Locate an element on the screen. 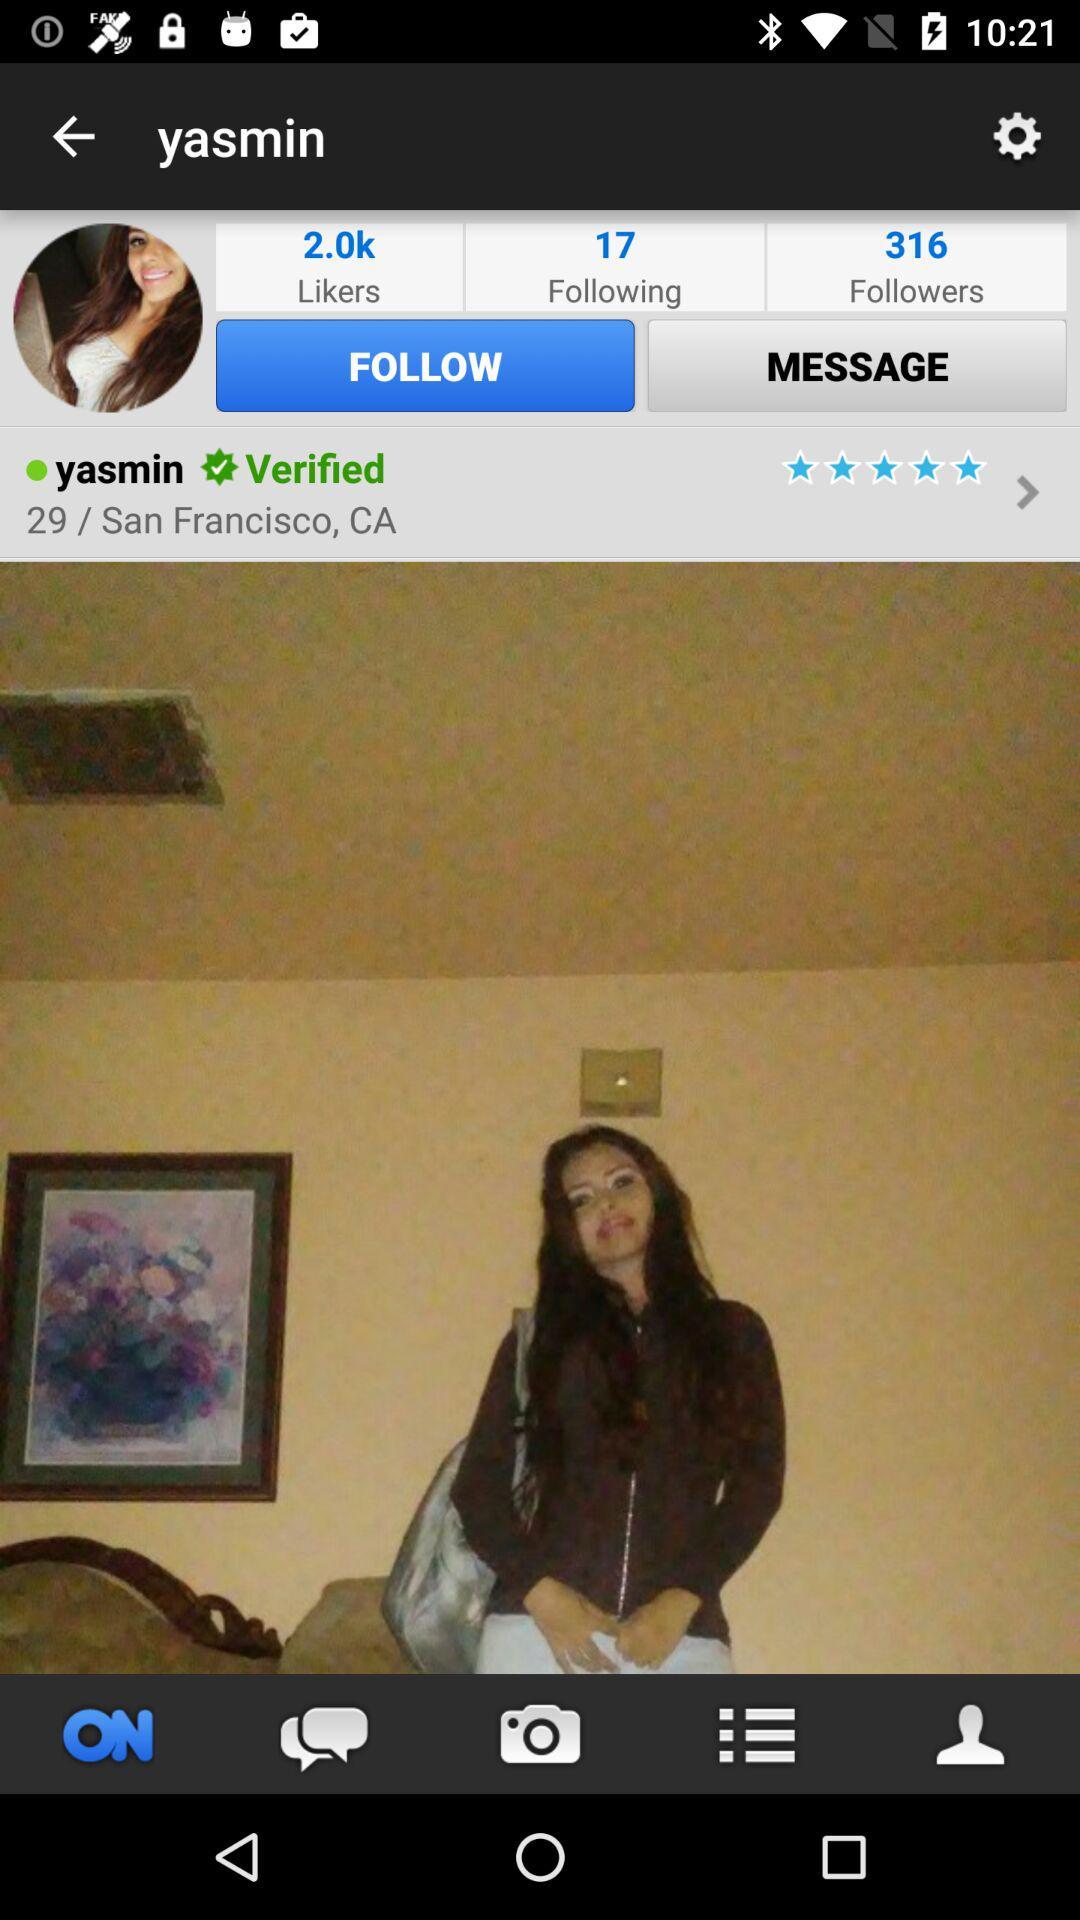 This screenshot has width=1080, height=1920. profile is located at coordinates (971, 1733).